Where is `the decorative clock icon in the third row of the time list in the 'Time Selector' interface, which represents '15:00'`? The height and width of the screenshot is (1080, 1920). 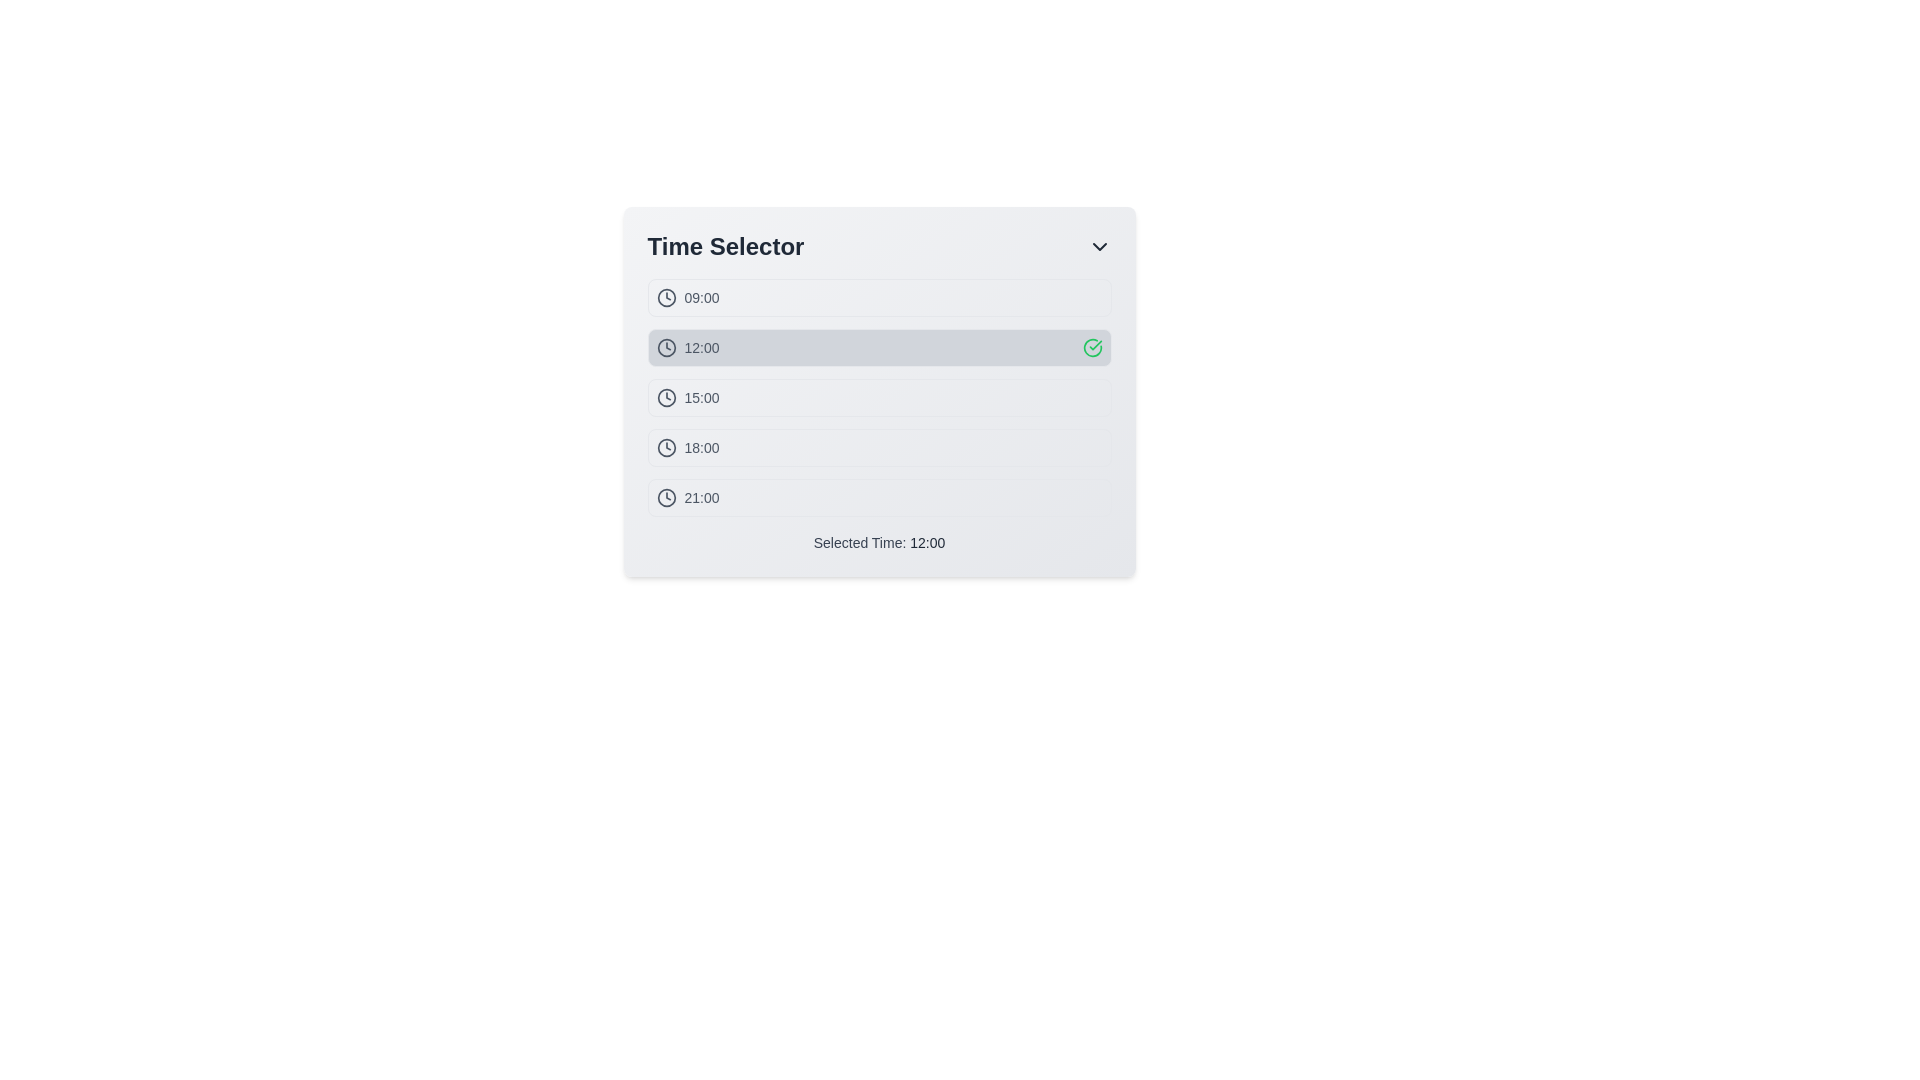
the decorative clock icon in the third row of the time list in the 'Time Selector' interface, which represents '15:00' is located at coordinates (666, 397).